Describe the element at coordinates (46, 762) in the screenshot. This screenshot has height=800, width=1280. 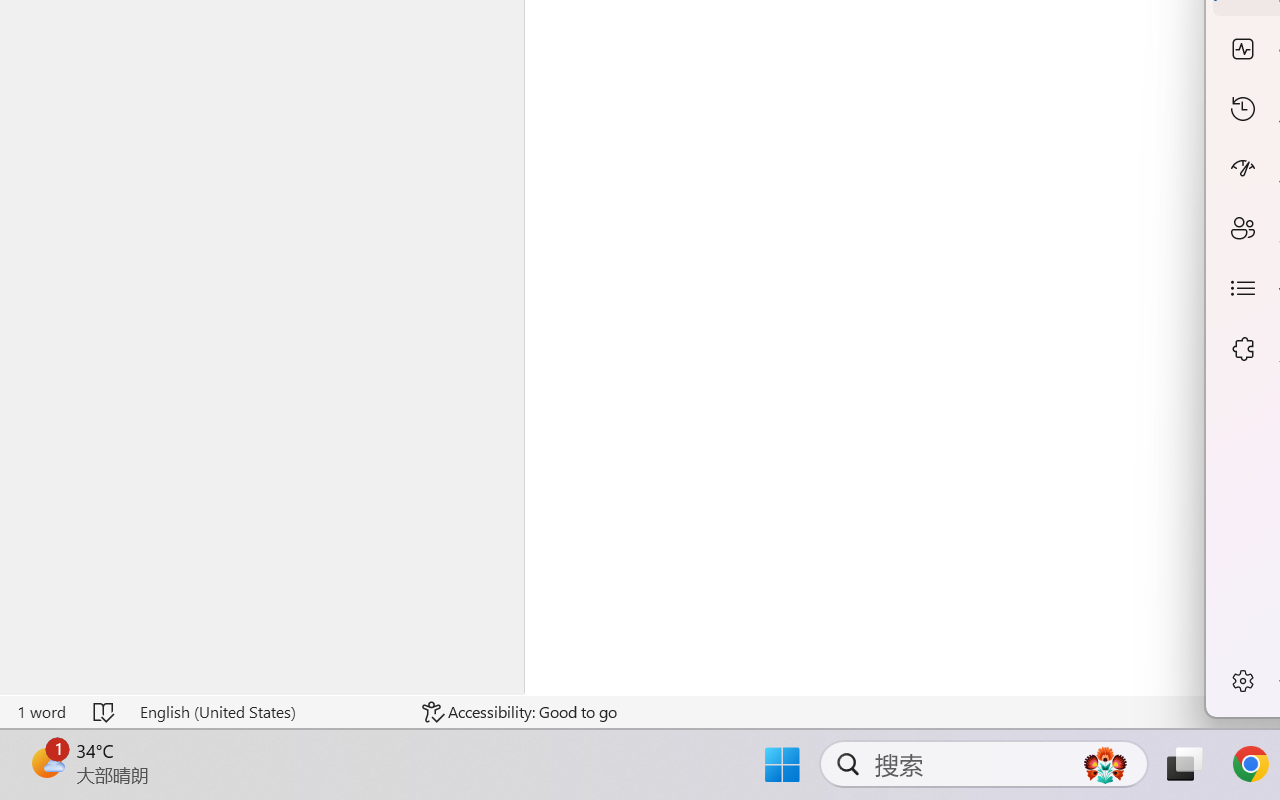
I see `'AutomationID: BadgeAnchorLargeTicker'` at that location.